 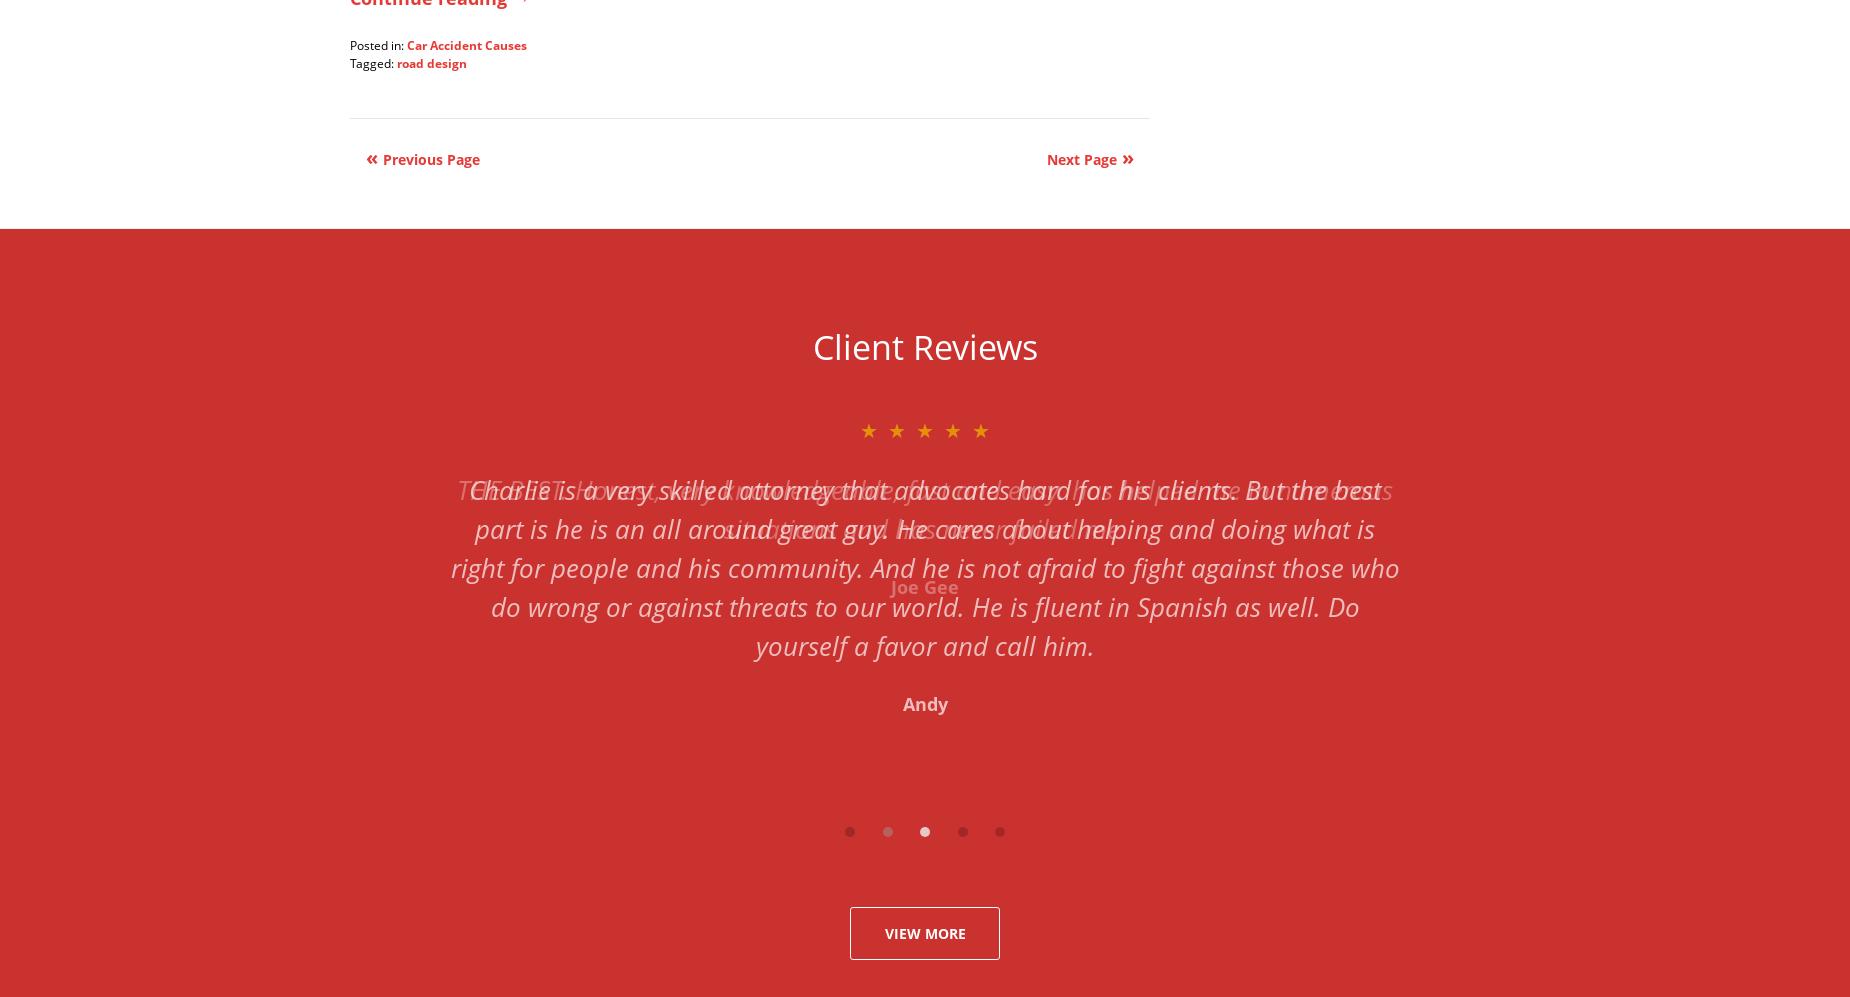 I want to click on 'I found Mr. Flaxman to be an excellent attorney for my personal injury case. This is actually the second time I have used him and he really represented my interests. He explained everything thoroughly and he was very available for my questions.', so click(x=924, y=527).